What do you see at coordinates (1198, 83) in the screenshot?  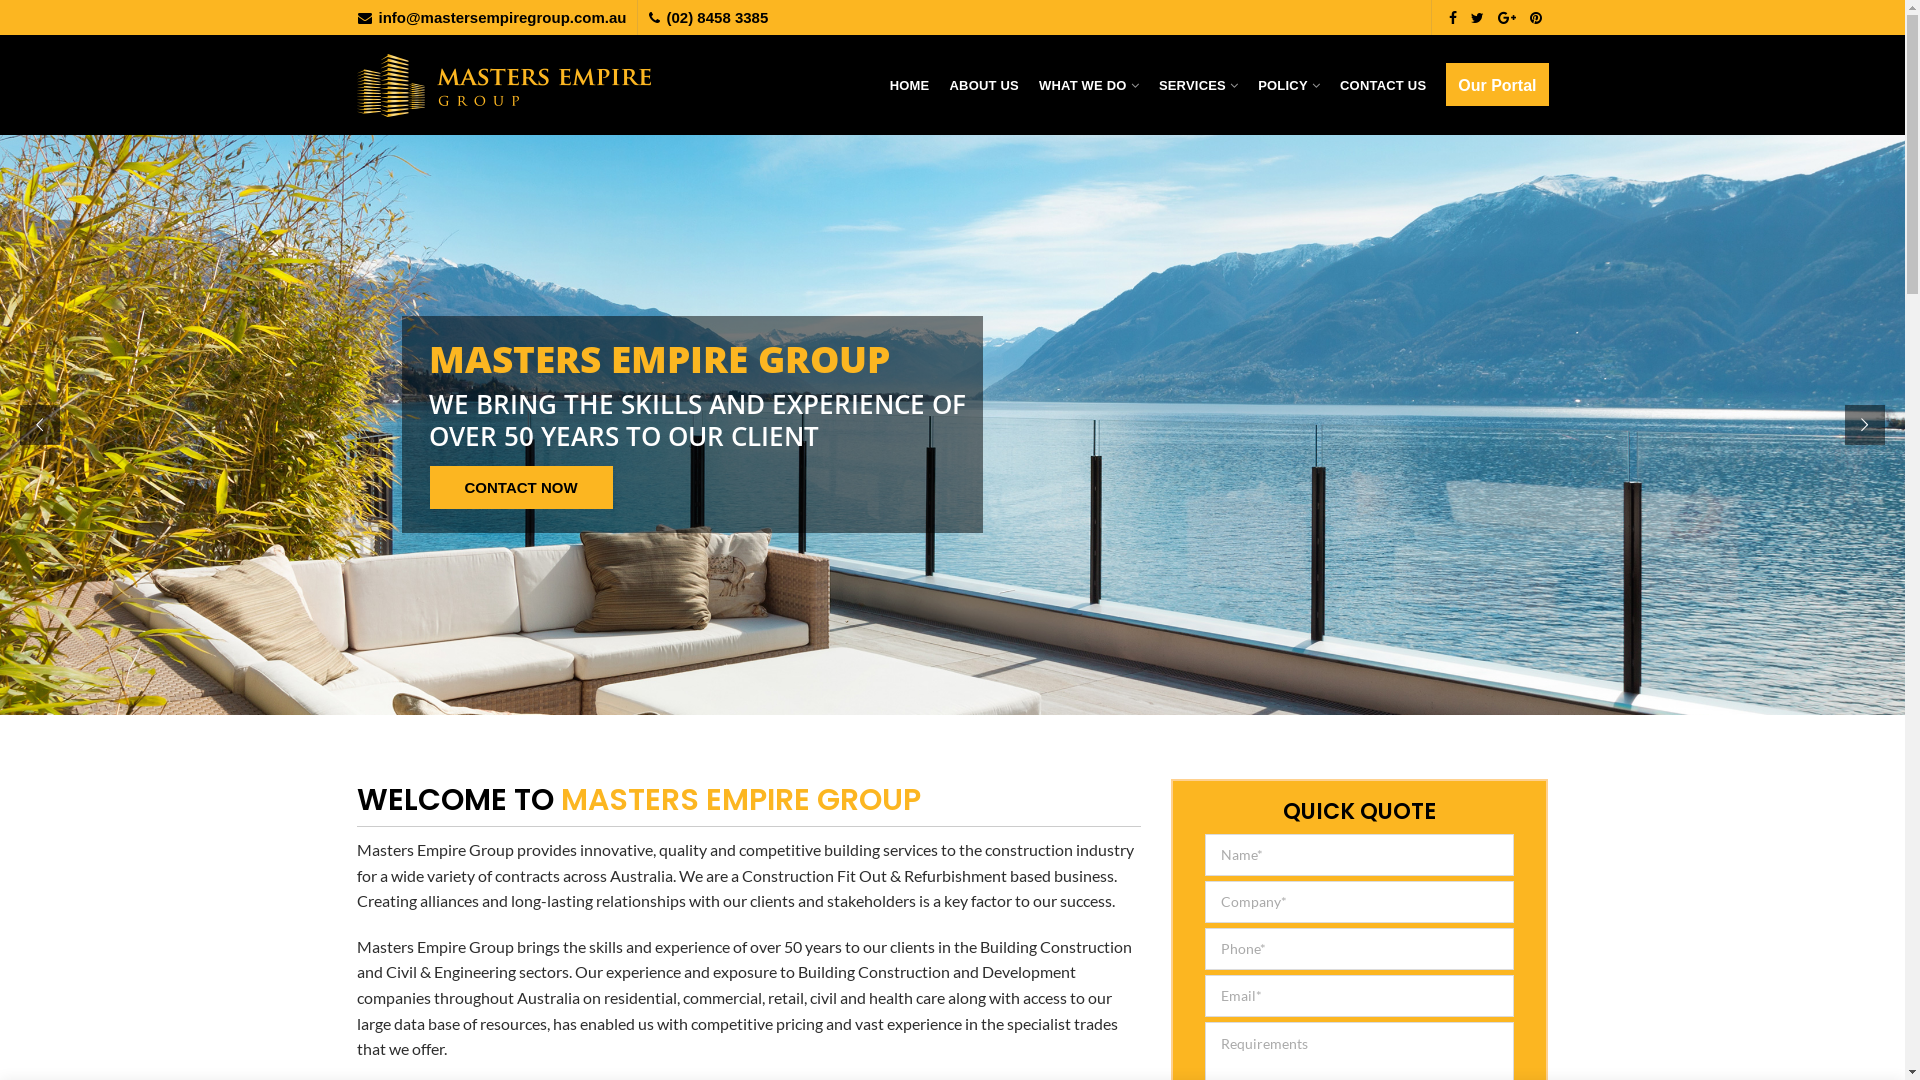 I see `'SERVICES'` at bounding box center [1198, 83].